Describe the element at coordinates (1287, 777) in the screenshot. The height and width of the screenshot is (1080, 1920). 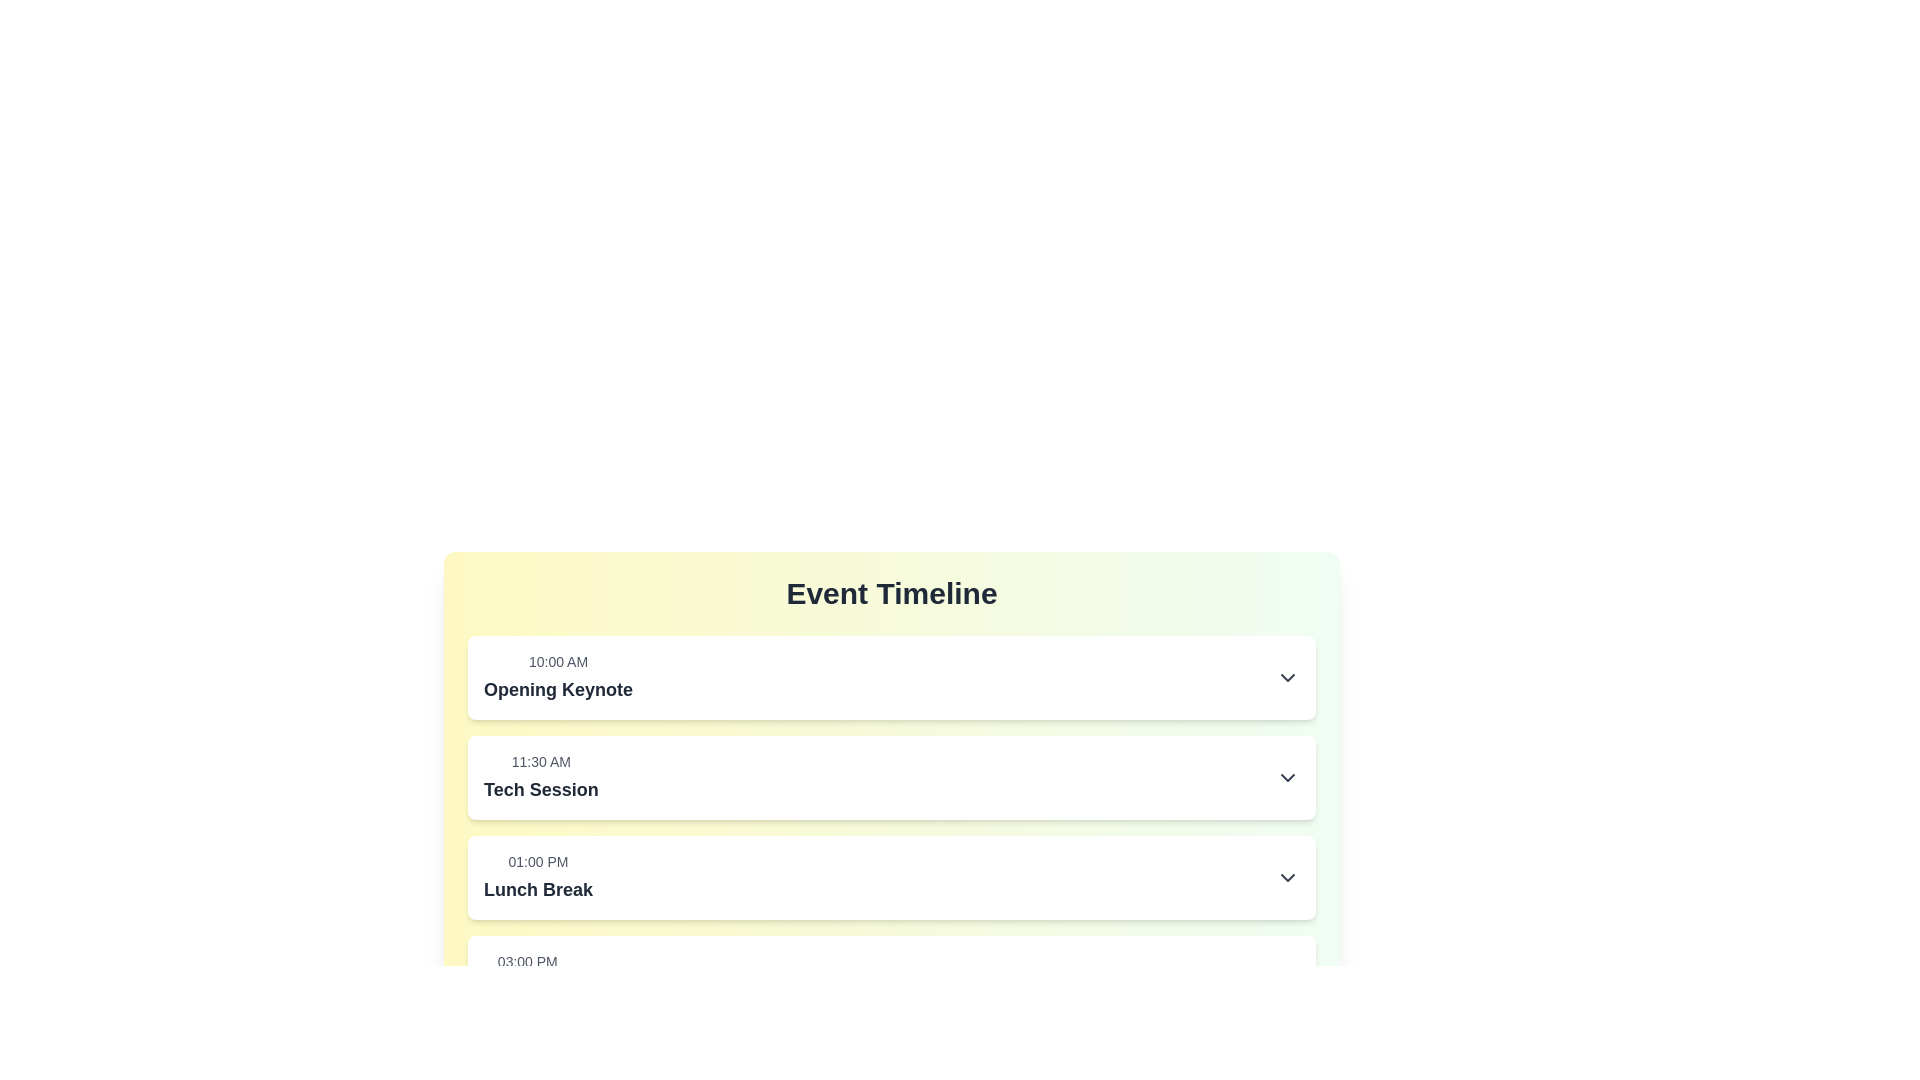
I see `the chevron icon button styled as a downward-pointing arrow located to the far right of the 'Tech Session' event in the Event Timeline` at that location.